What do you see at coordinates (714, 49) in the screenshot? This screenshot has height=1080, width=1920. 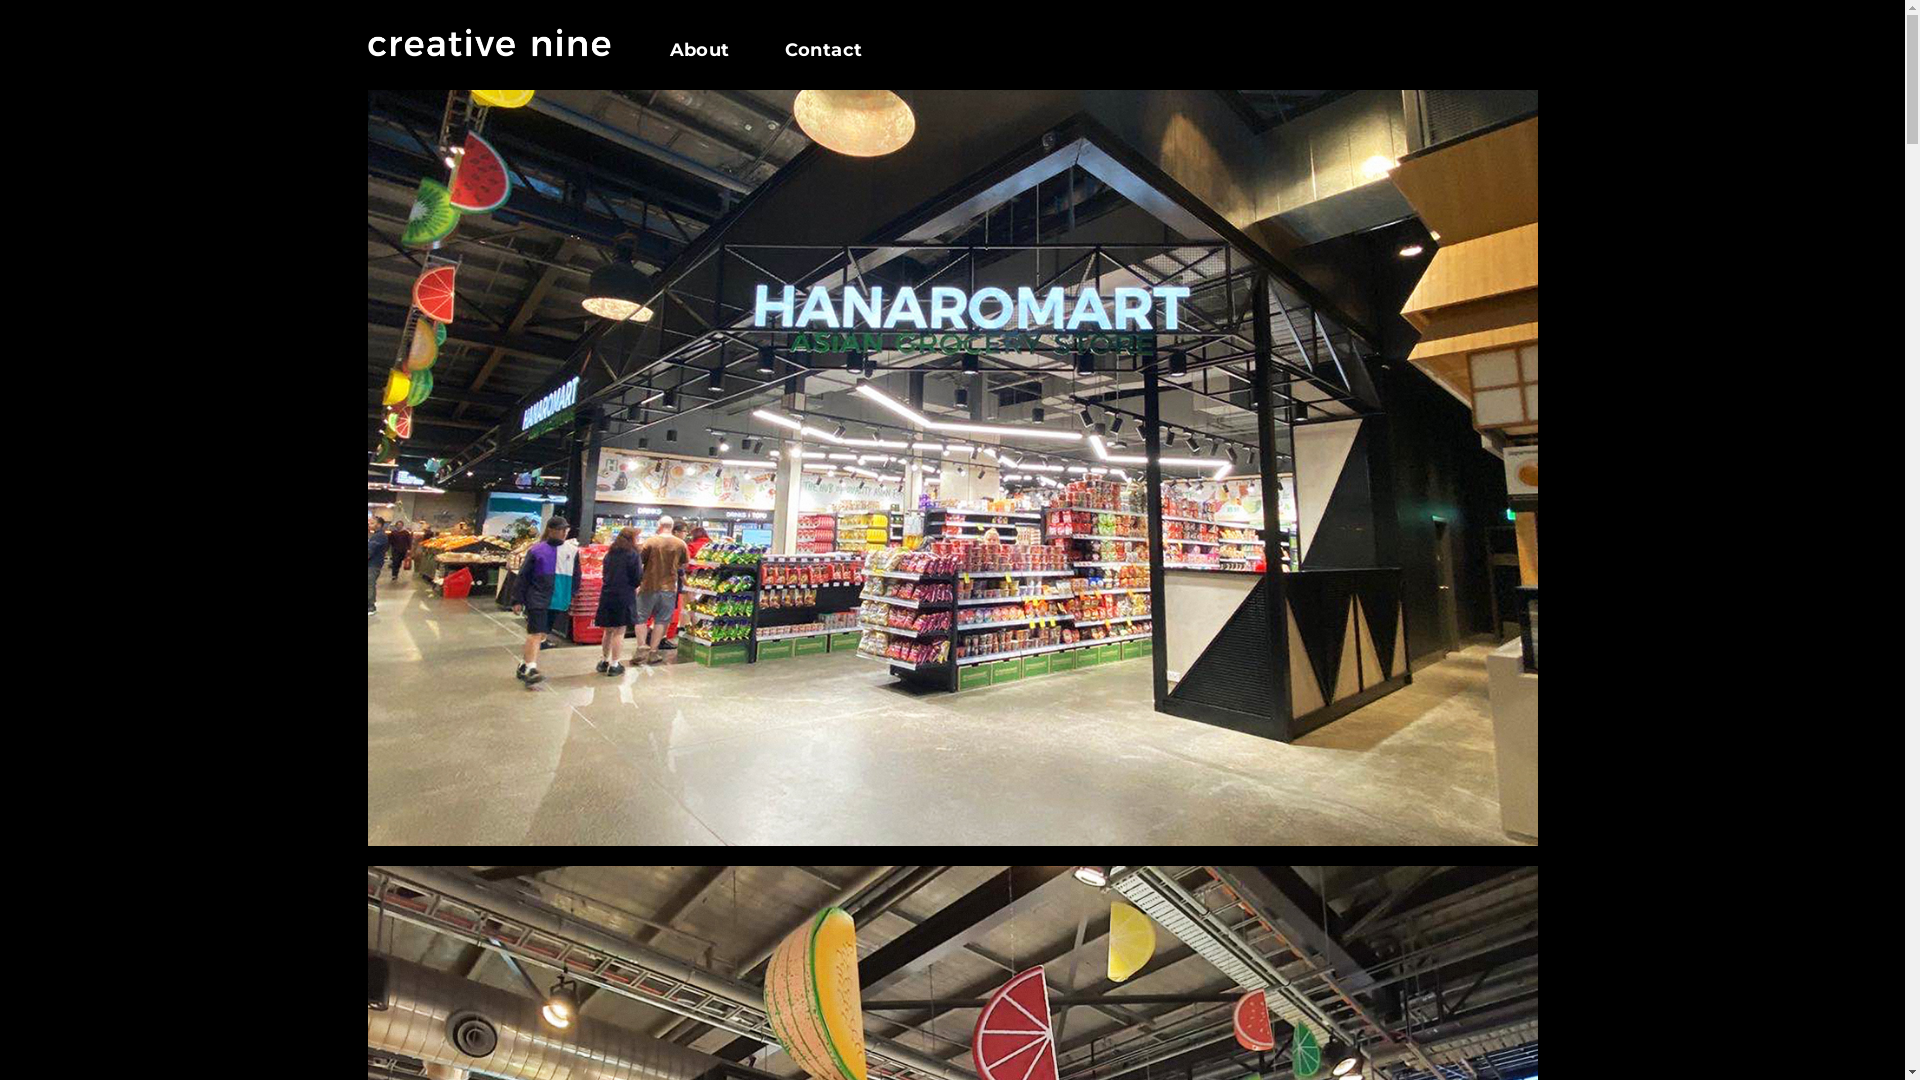 I see `'About'` at bounding box center [714, 49].